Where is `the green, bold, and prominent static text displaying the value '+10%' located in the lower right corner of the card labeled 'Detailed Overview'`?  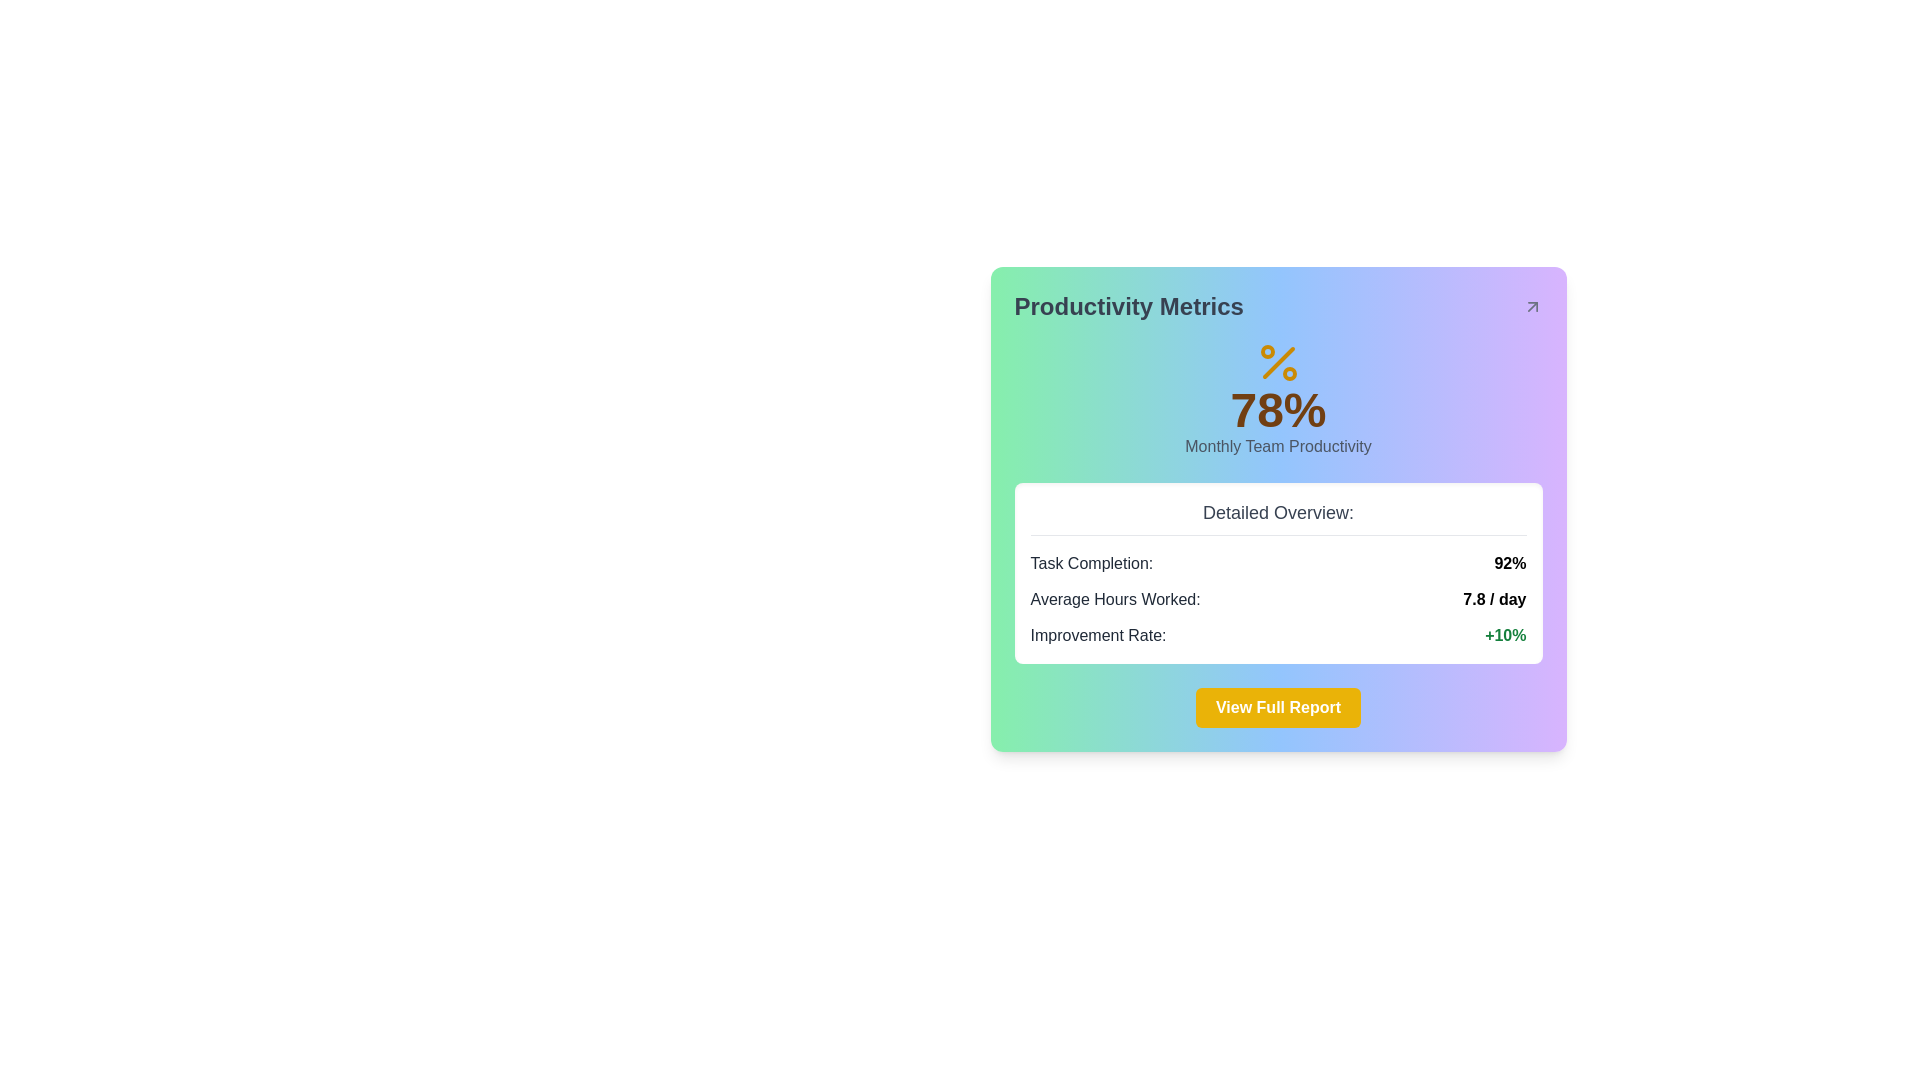 the green, bold, and prominent static text displaying the value '+10%' located in the lower right corner of the card labeled 'Detailed Overview' is located at coordinates (1505, 636).